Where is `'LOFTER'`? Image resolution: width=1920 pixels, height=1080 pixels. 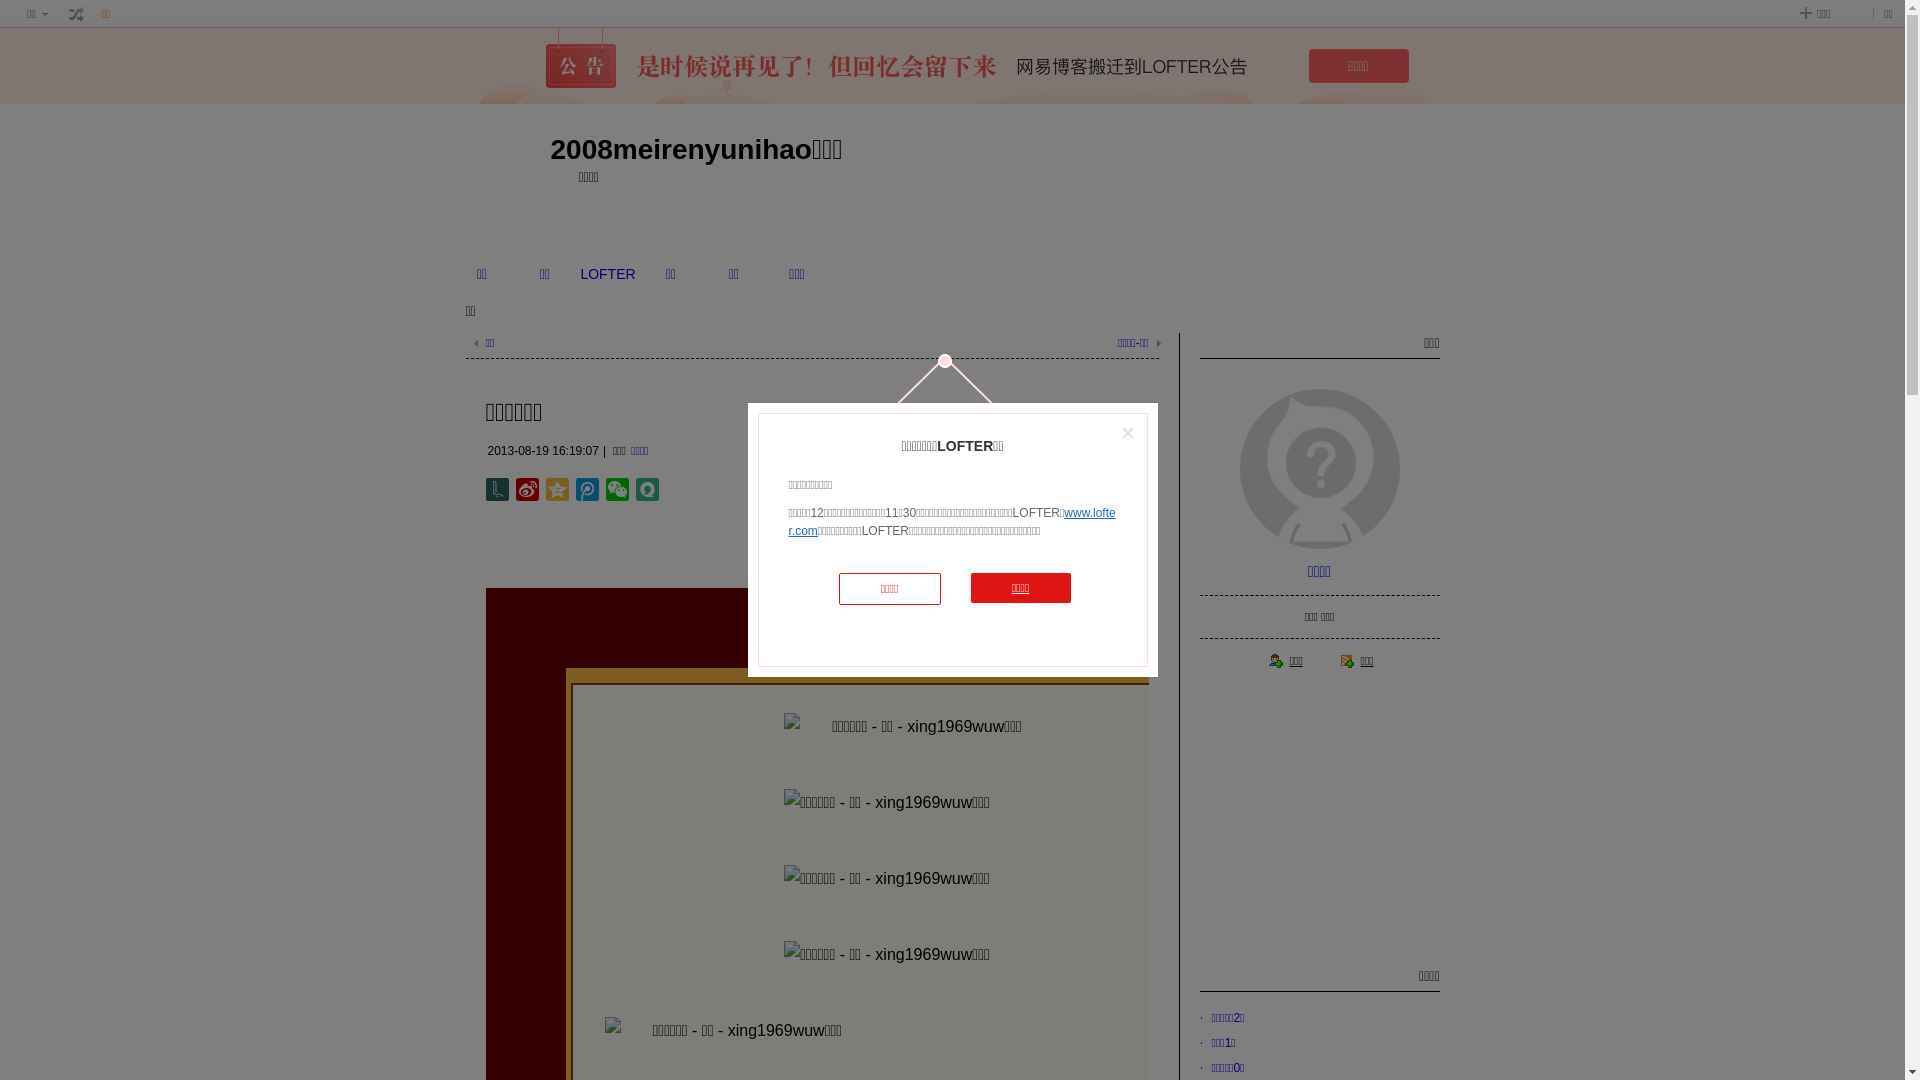
'LOFTER' is located at coordinates (606, 273).